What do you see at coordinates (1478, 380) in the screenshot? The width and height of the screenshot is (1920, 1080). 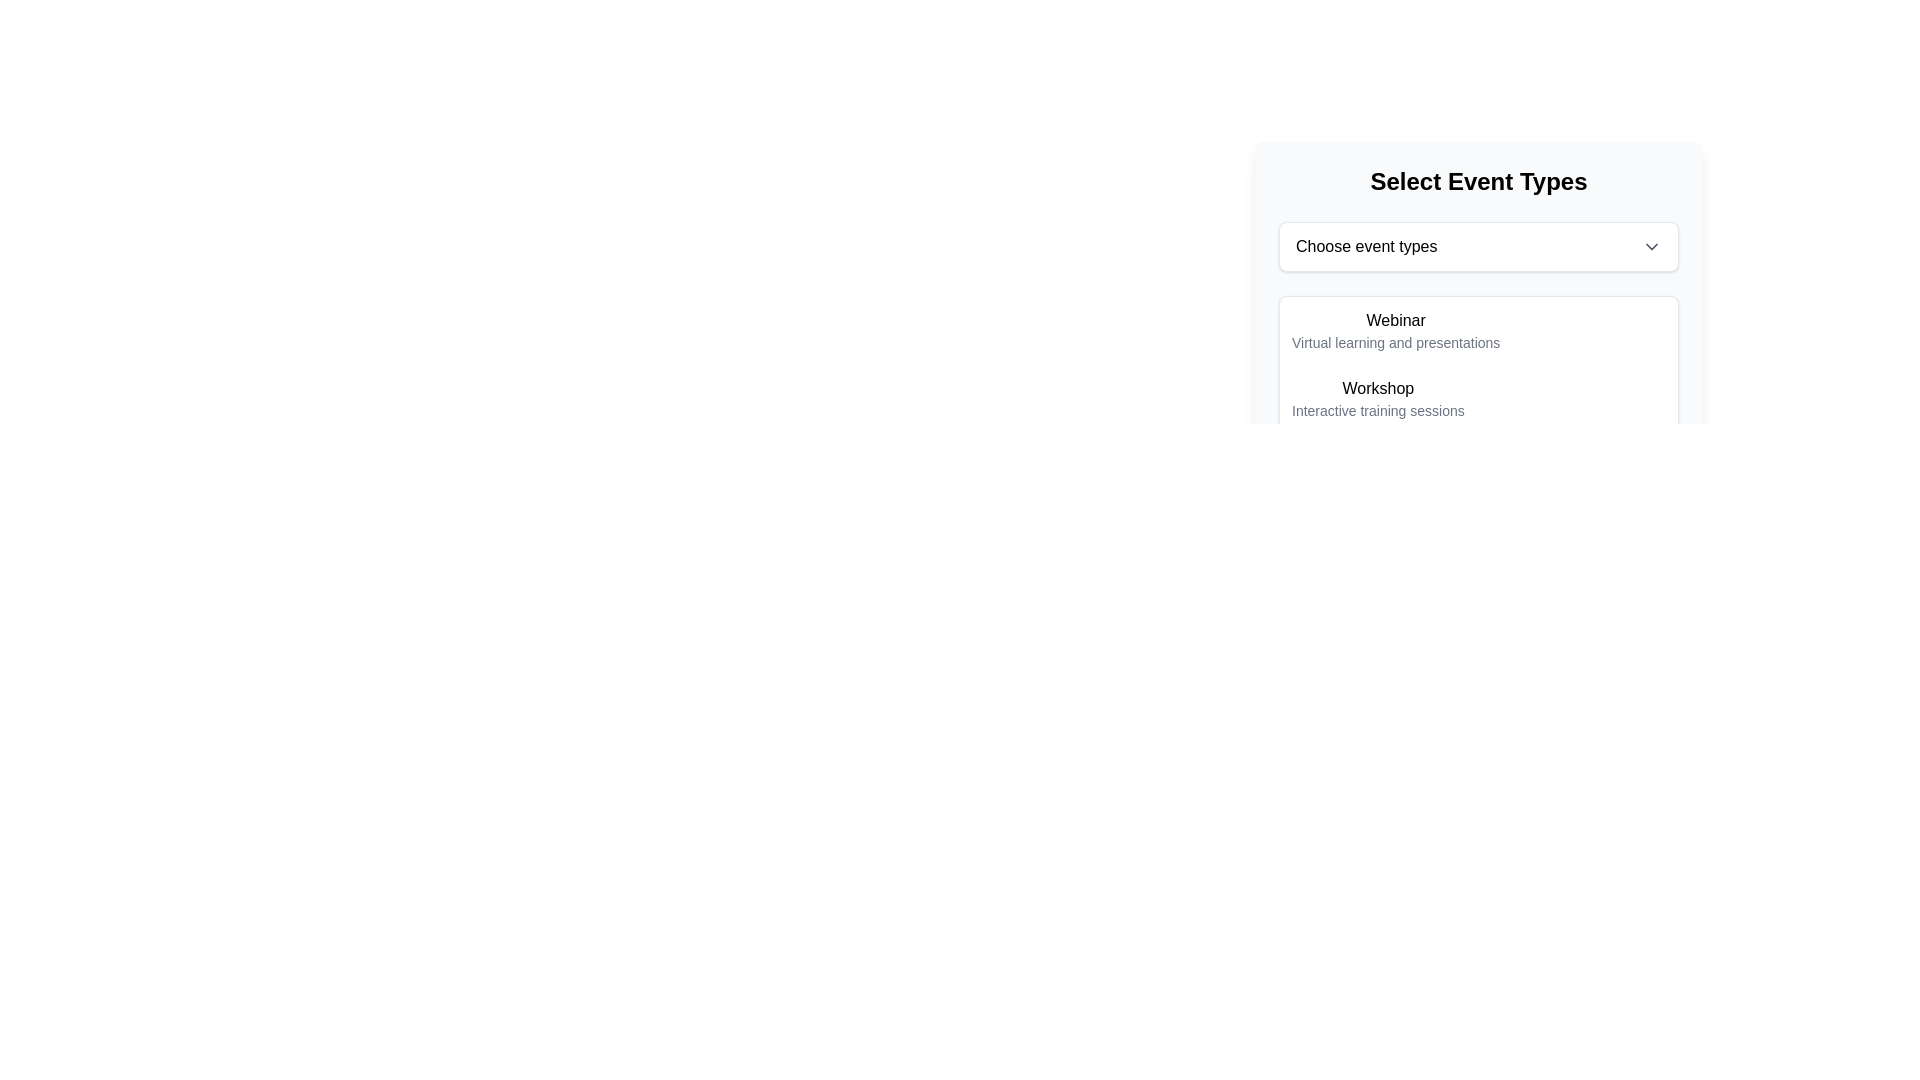 I see `the 'Workshop' dropdown menu item, which is the second visible option in the list of events, located centrally within the card-like interface` at bounding box center [1478, 380].